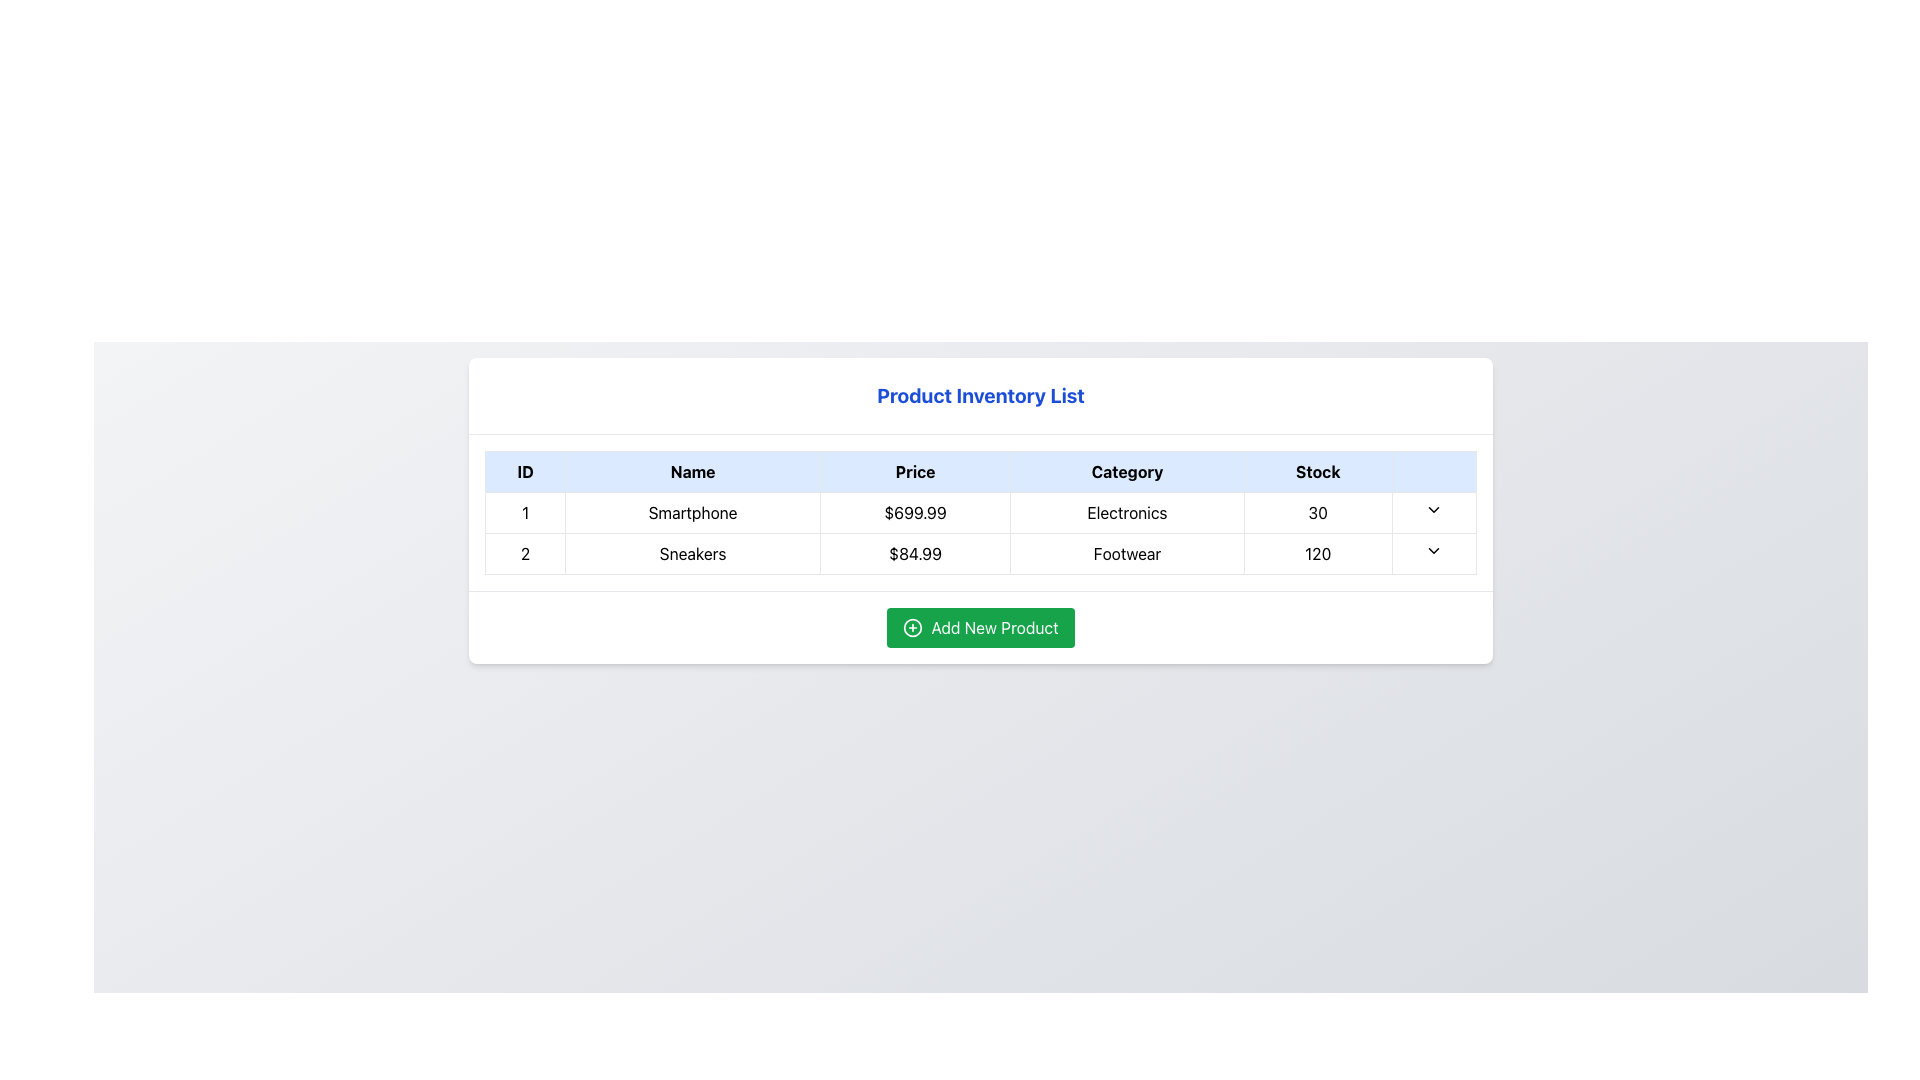 This screenshot has width=1920, height=1080. Describe the element at coordinates (525, 554) in the screenshot. I see `the text label representing the unique identifier (ID) of the product 'Sneakers' in the table under the 'ID' column` at that location.